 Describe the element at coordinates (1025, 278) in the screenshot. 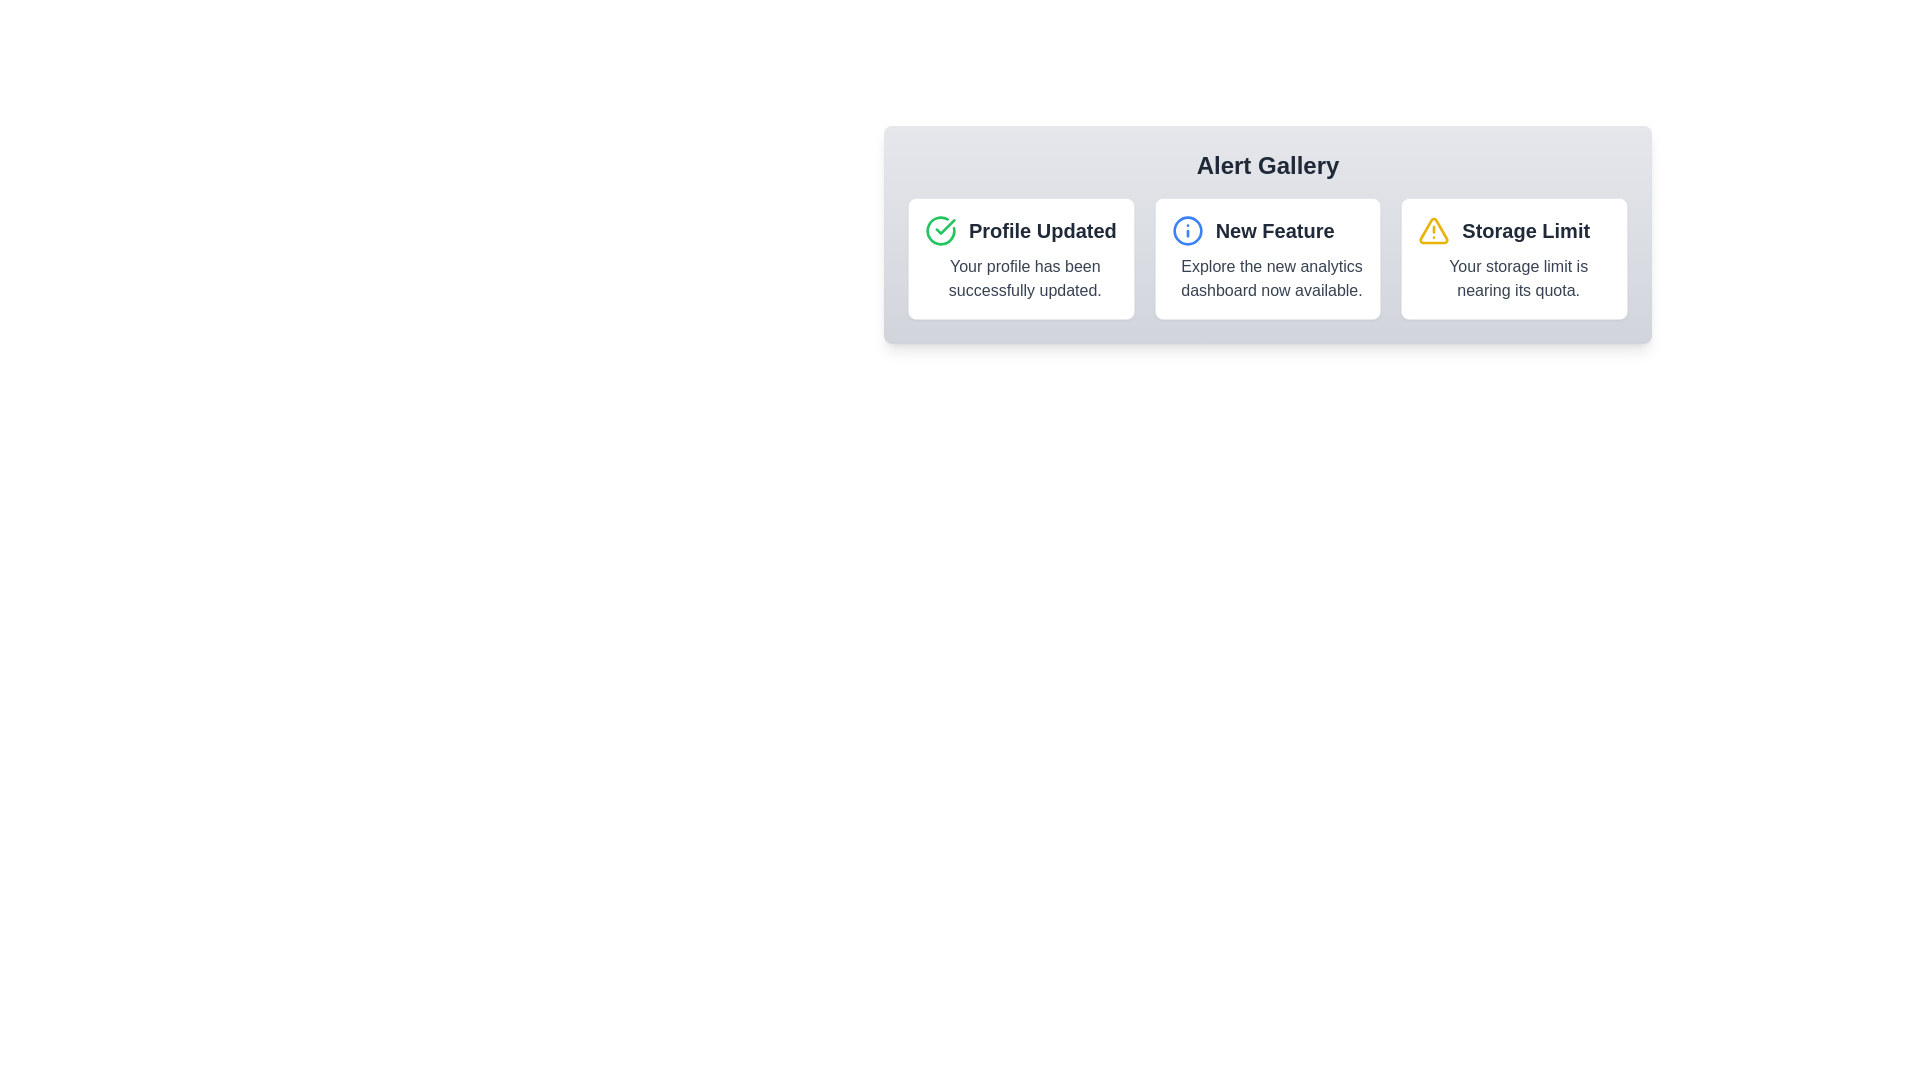

I see `message displayed in the text component that shows 'Your profile has been successfully updated.' located beneath the 'Profile Updated' title in the card layout` at that location.